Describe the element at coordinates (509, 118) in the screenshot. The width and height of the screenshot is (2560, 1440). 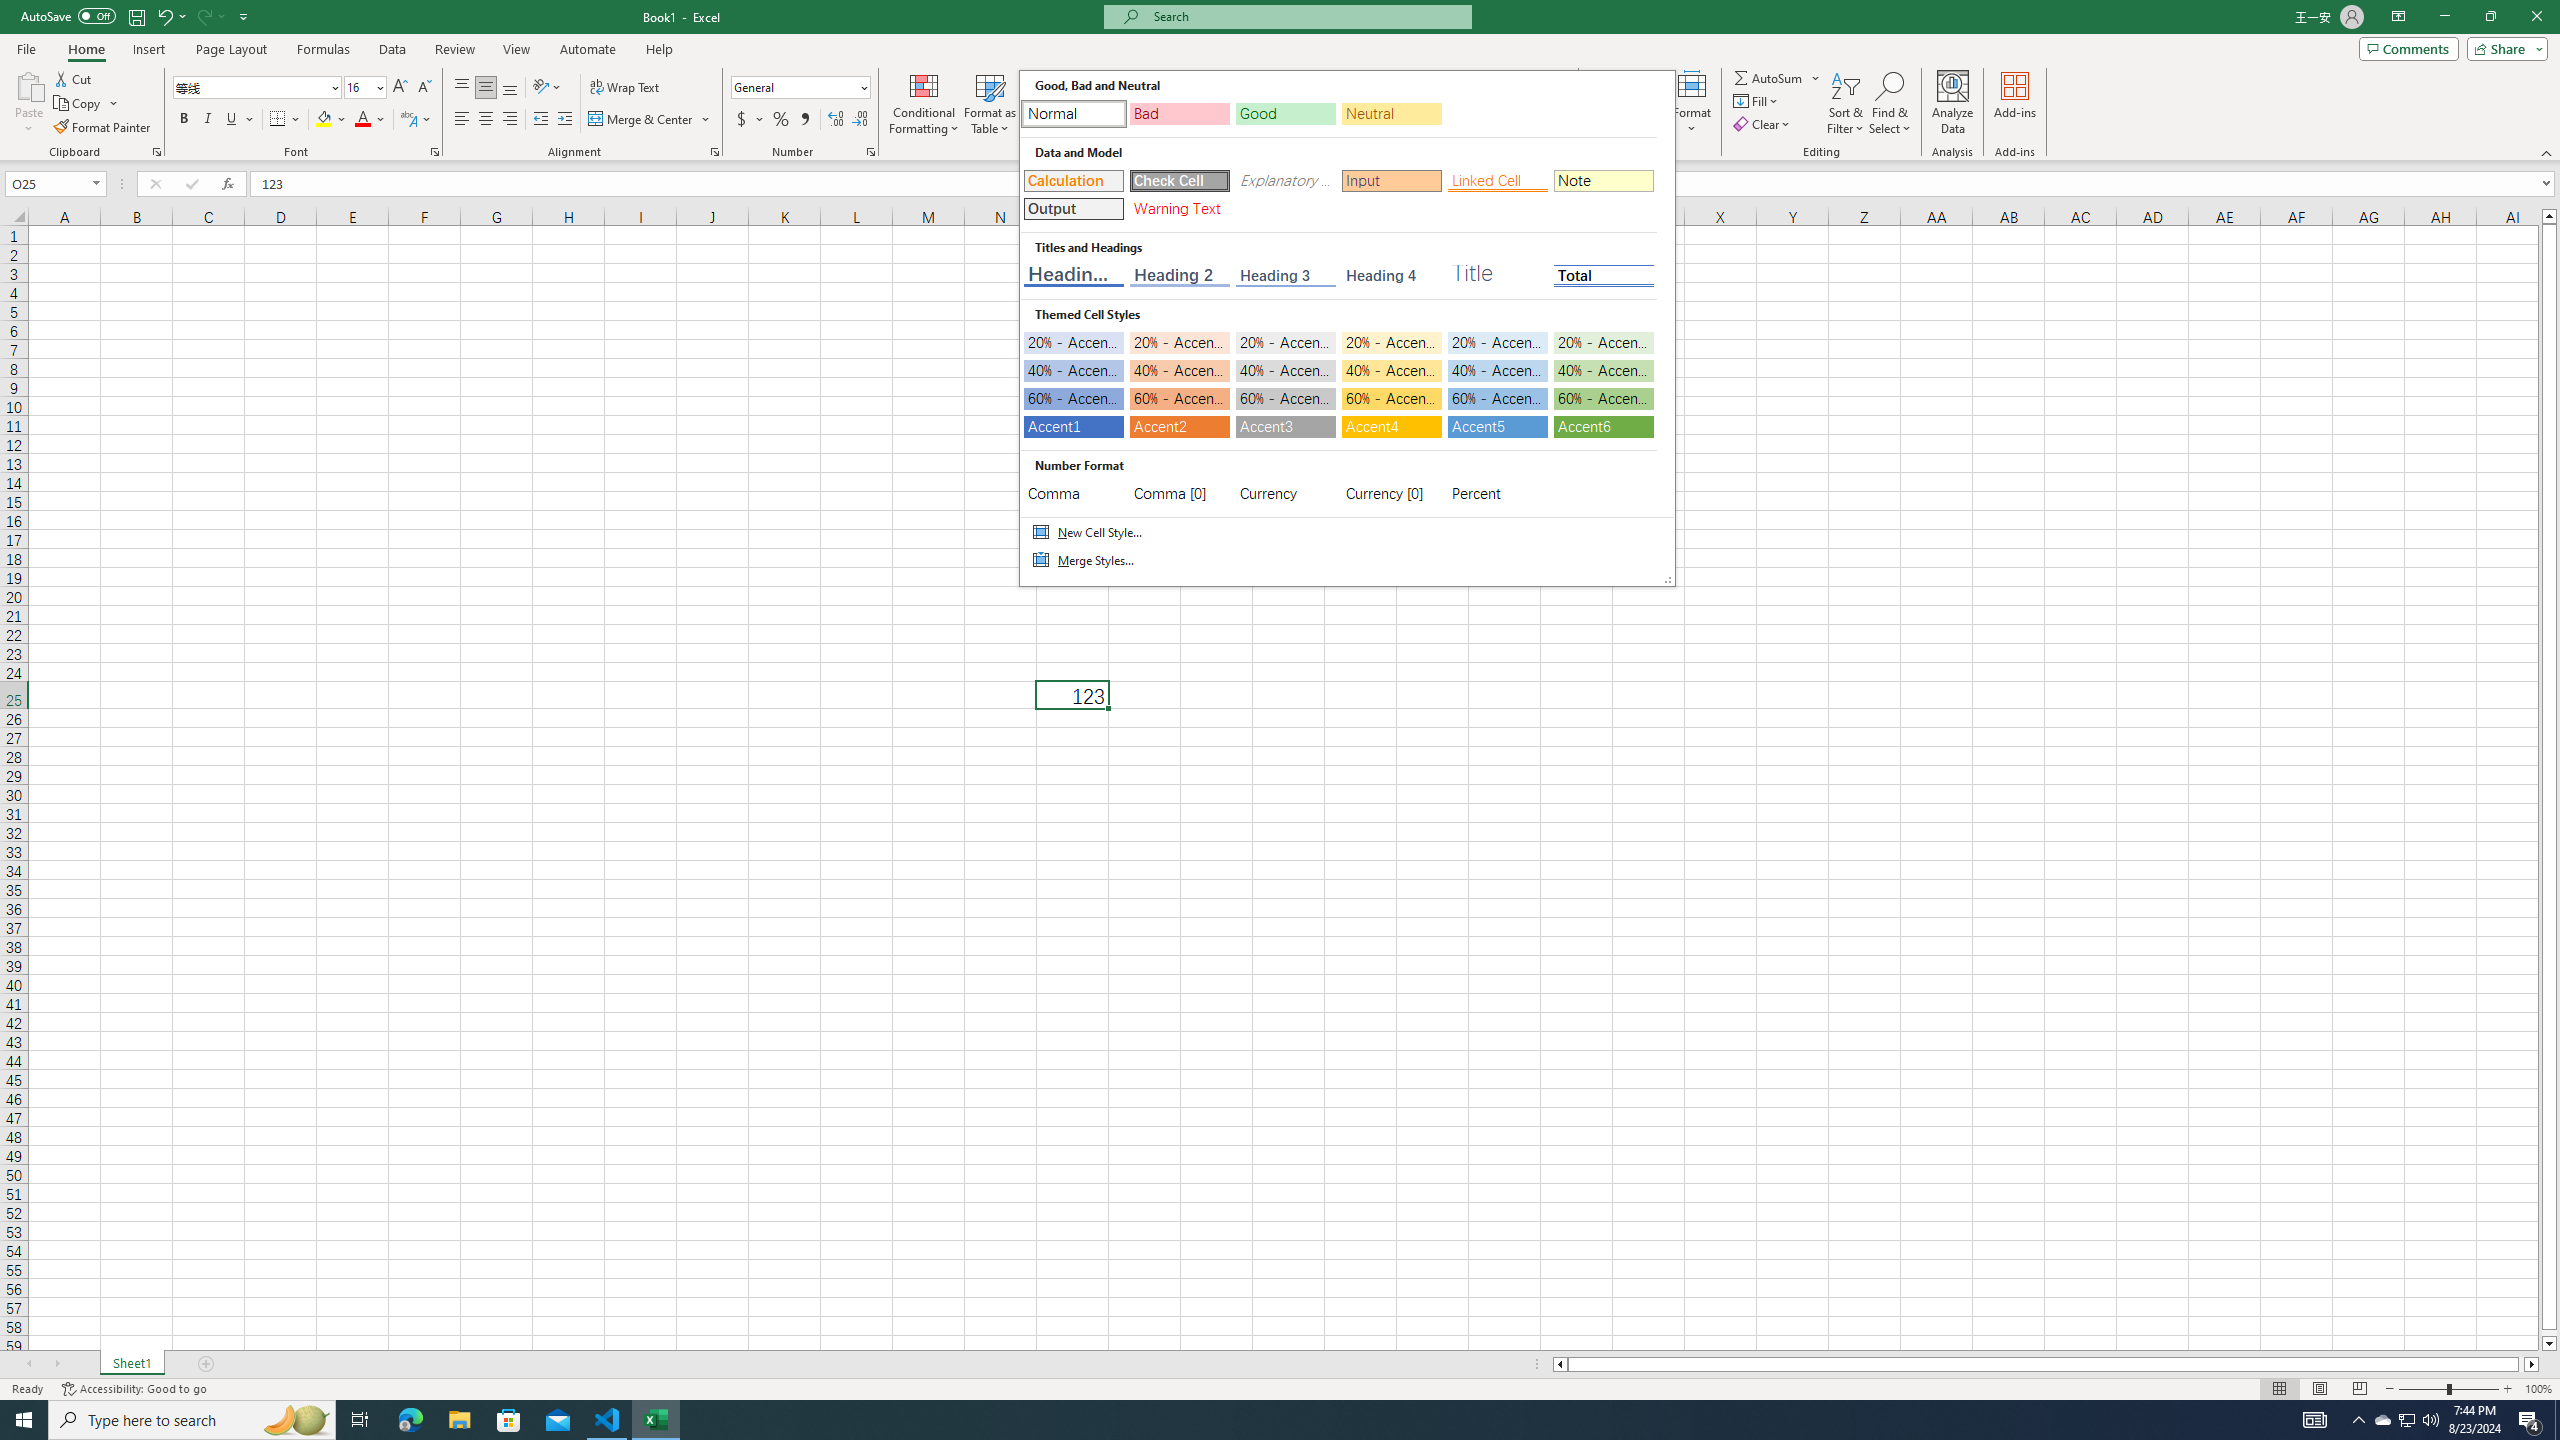
I see `'Align Right'` at that location.